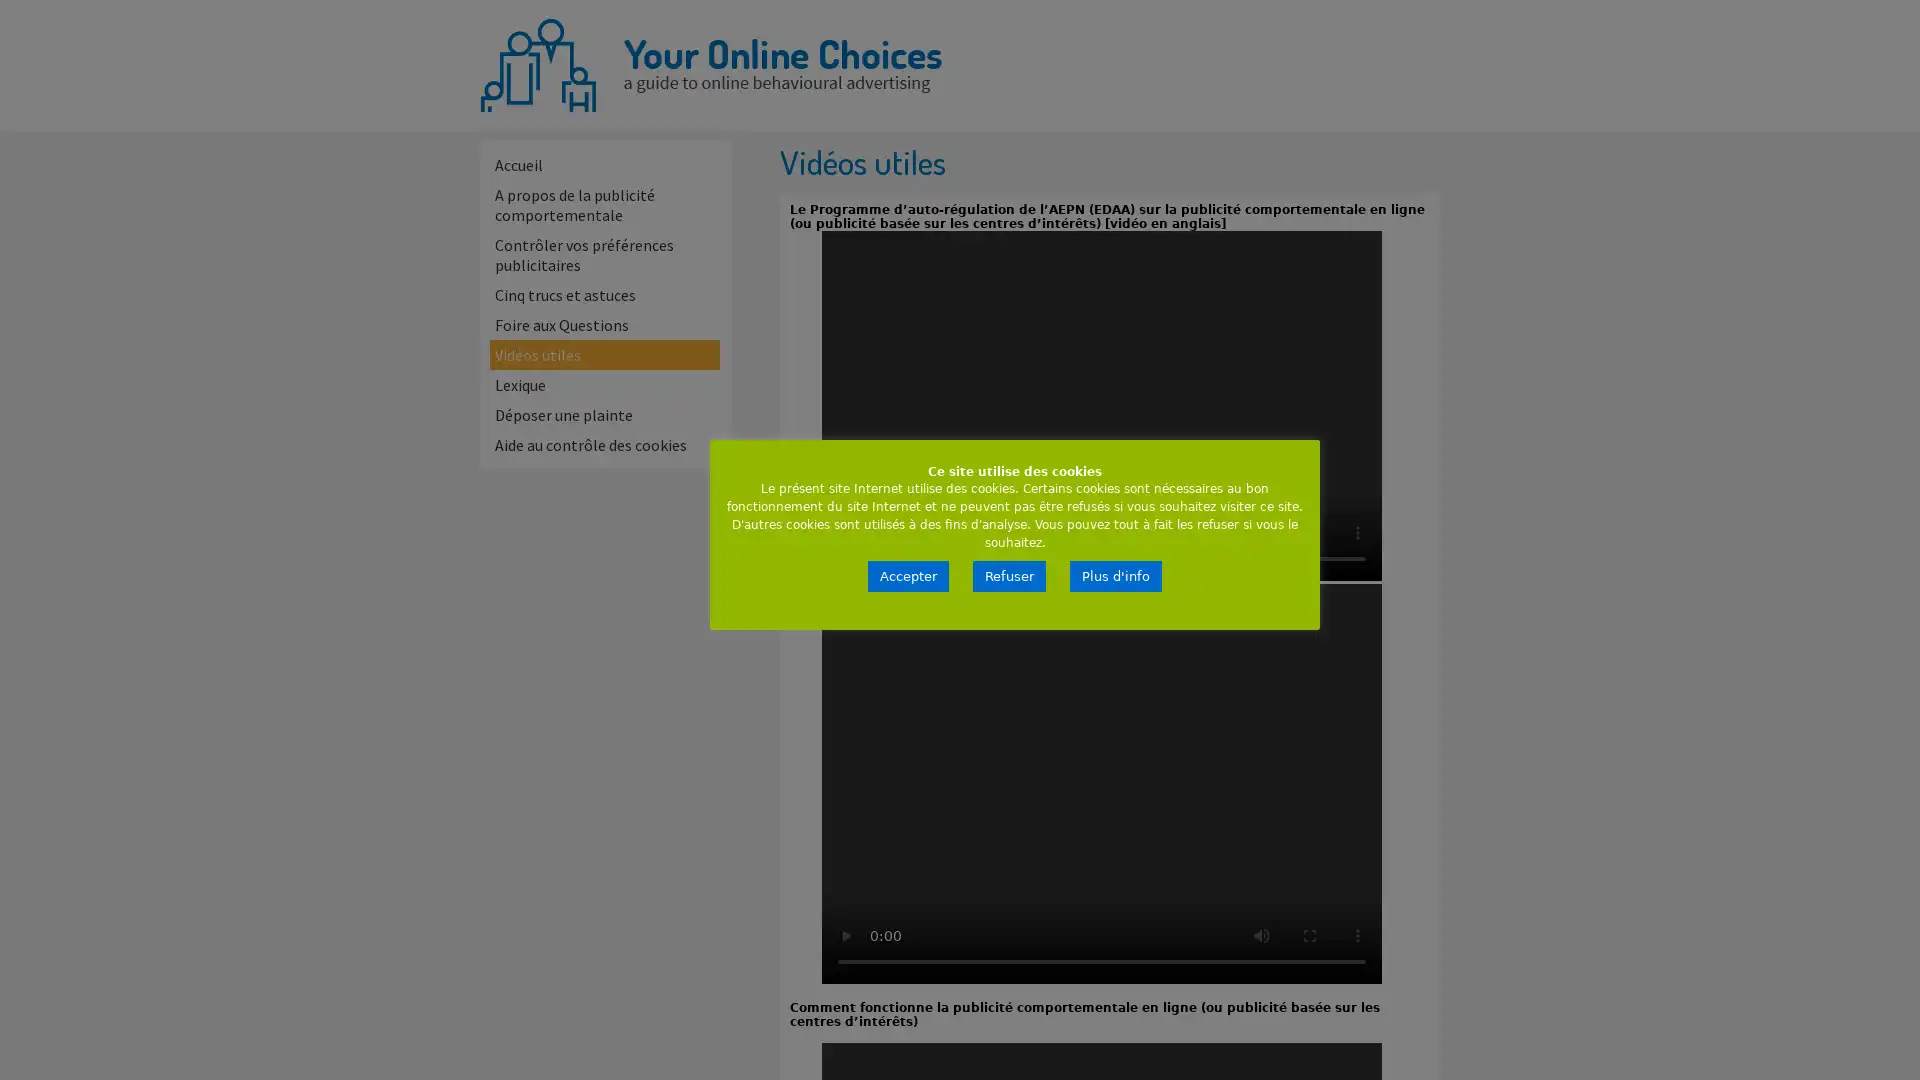 This screenshot has height=1080, width=1920. I want to click on show more media controls, so click(1358, 936).